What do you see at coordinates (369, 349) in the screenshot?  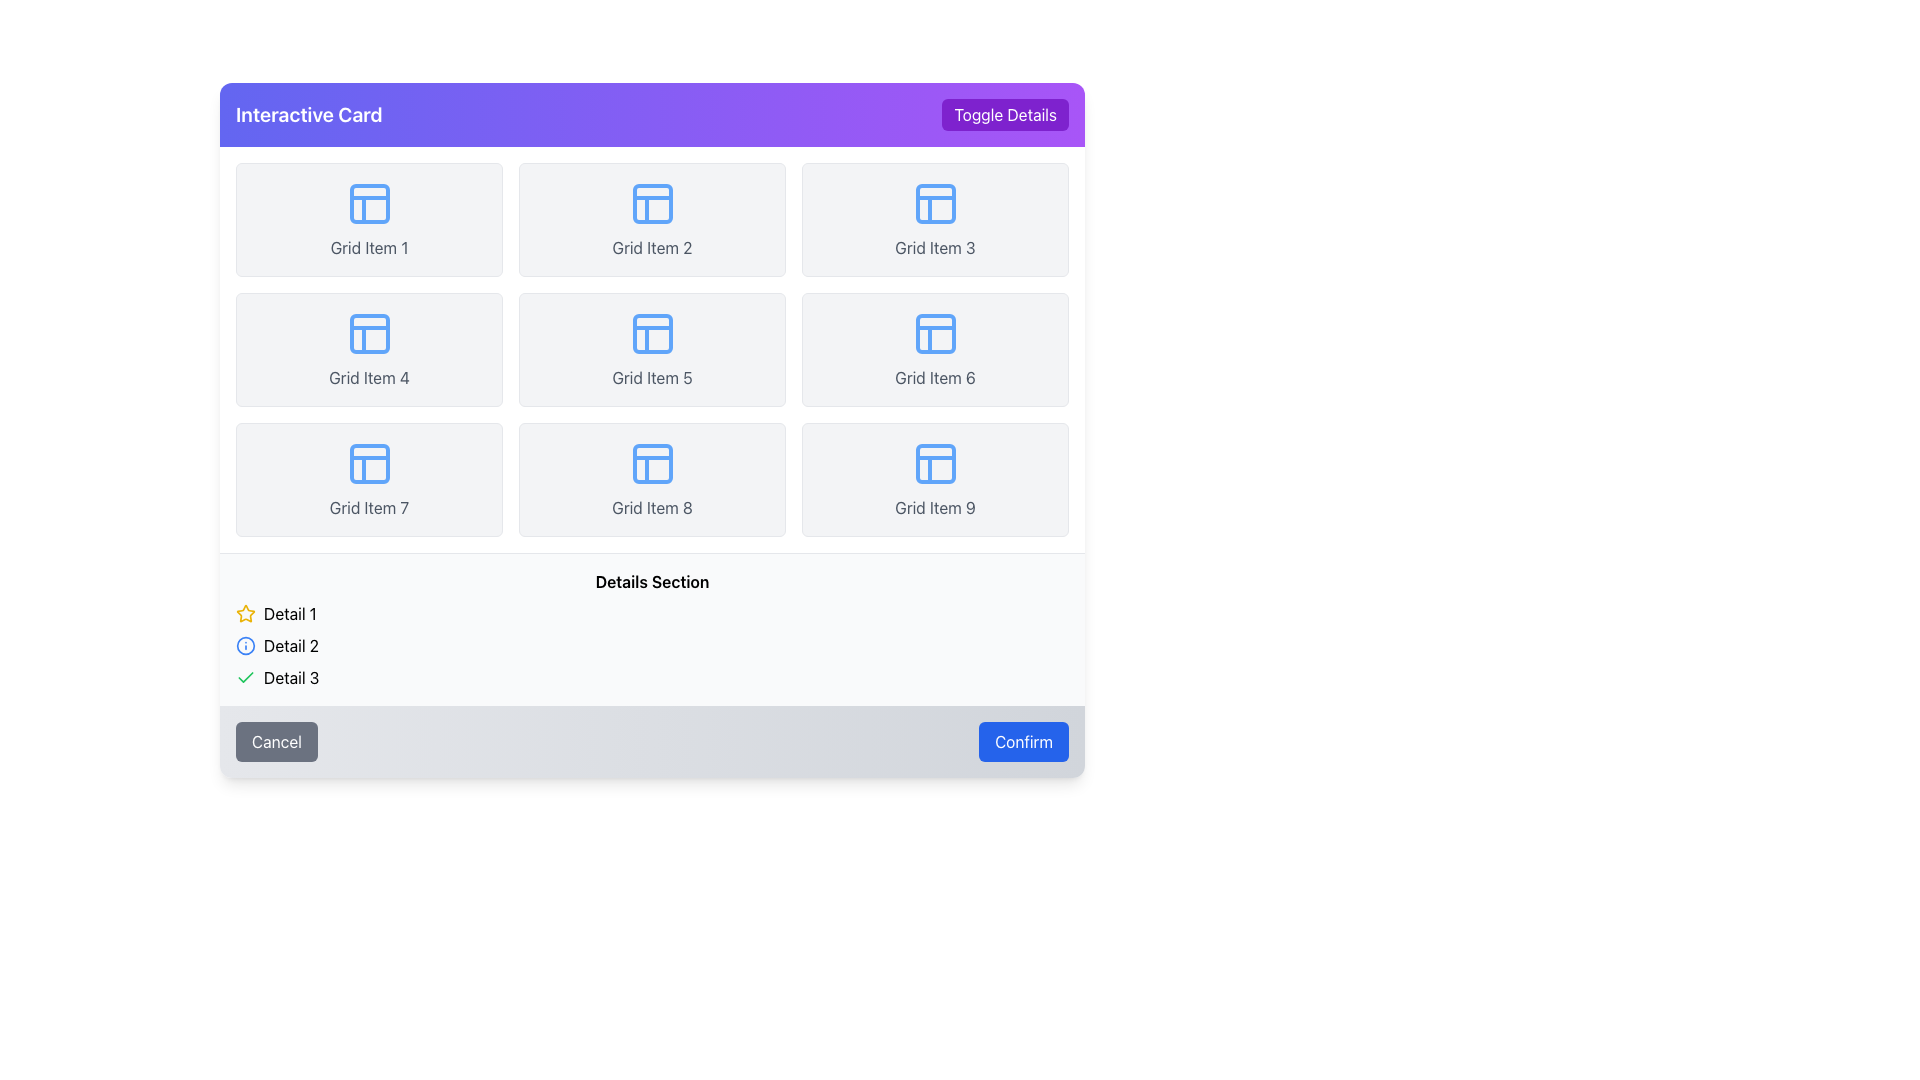 I see `the 'Grid Item 4' card element, which is a light gray card with a blue grid icon at the top, located in the second row and first column of the grid` at bounding box center [369, 349].